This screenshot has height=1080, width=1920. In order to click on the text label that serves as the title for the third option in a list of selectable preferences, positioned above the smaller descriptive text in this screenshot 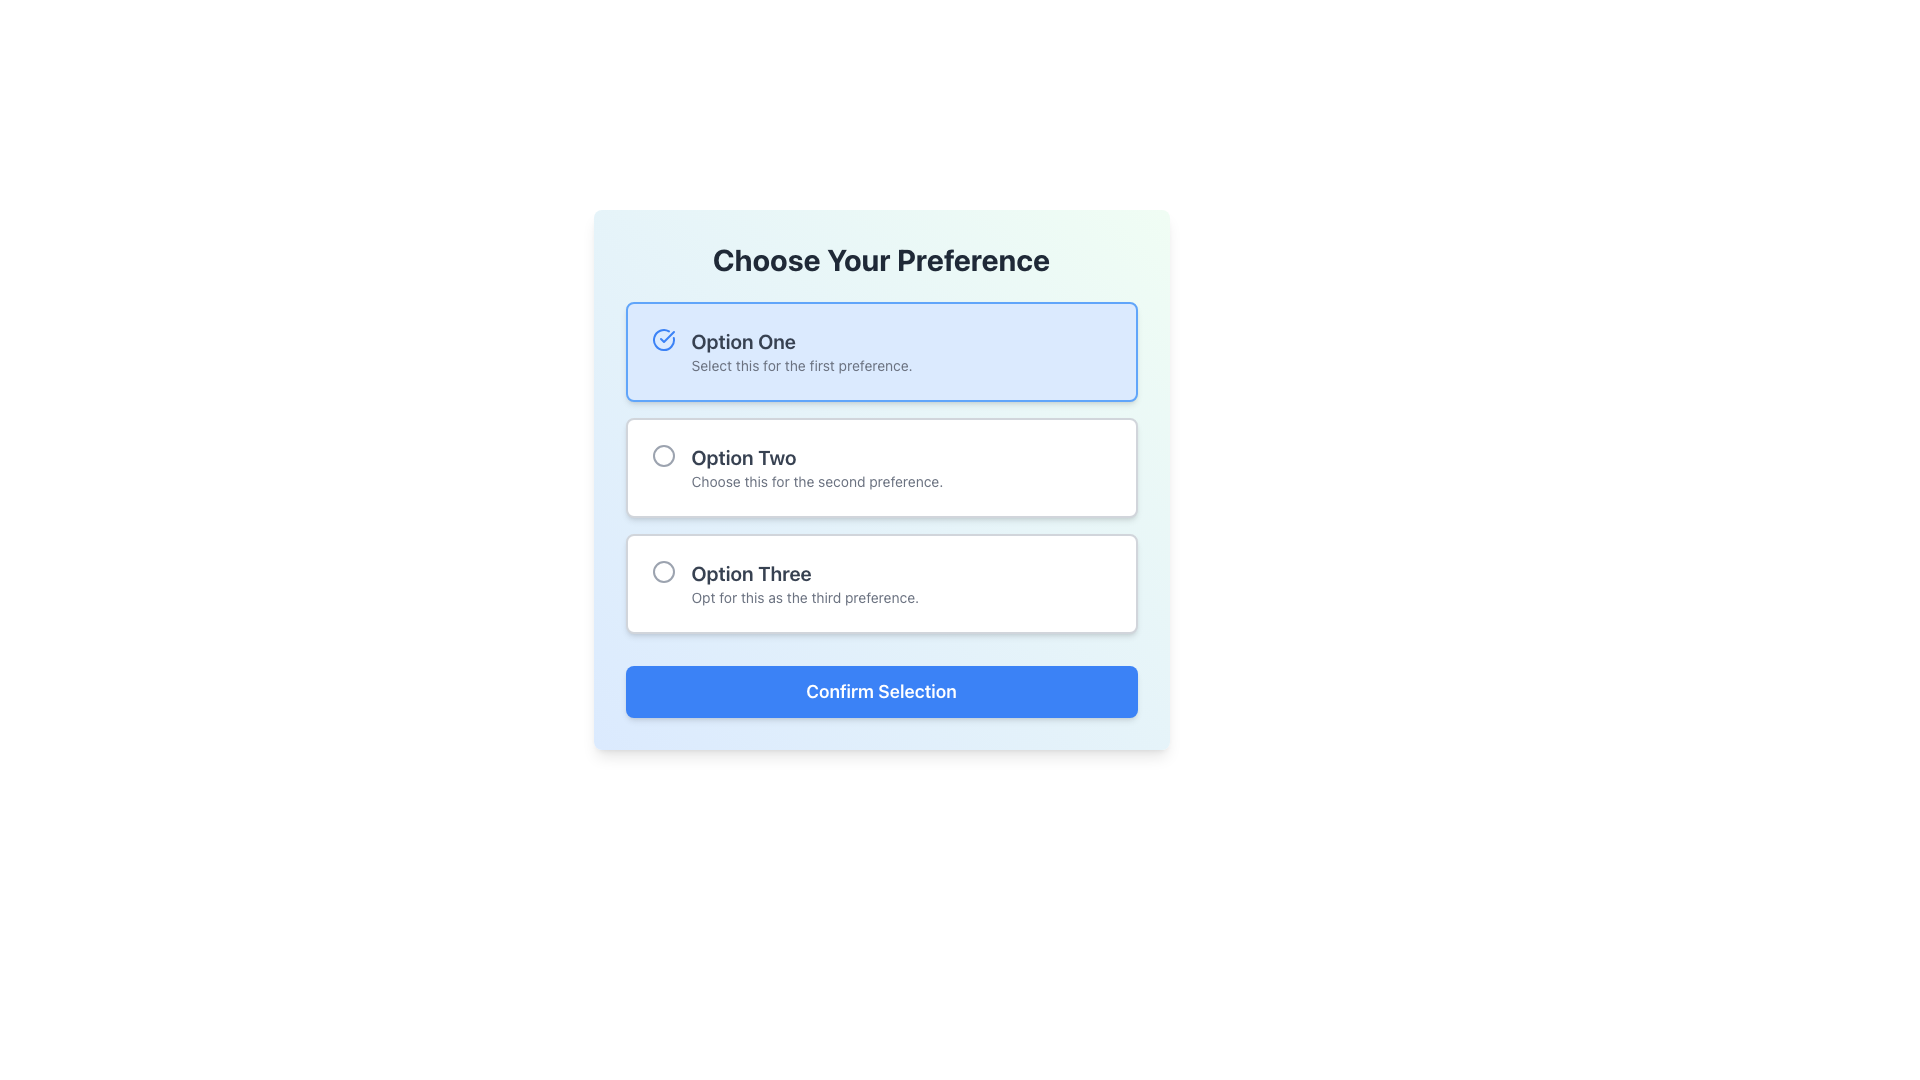, I will do `click(805, 574)`.